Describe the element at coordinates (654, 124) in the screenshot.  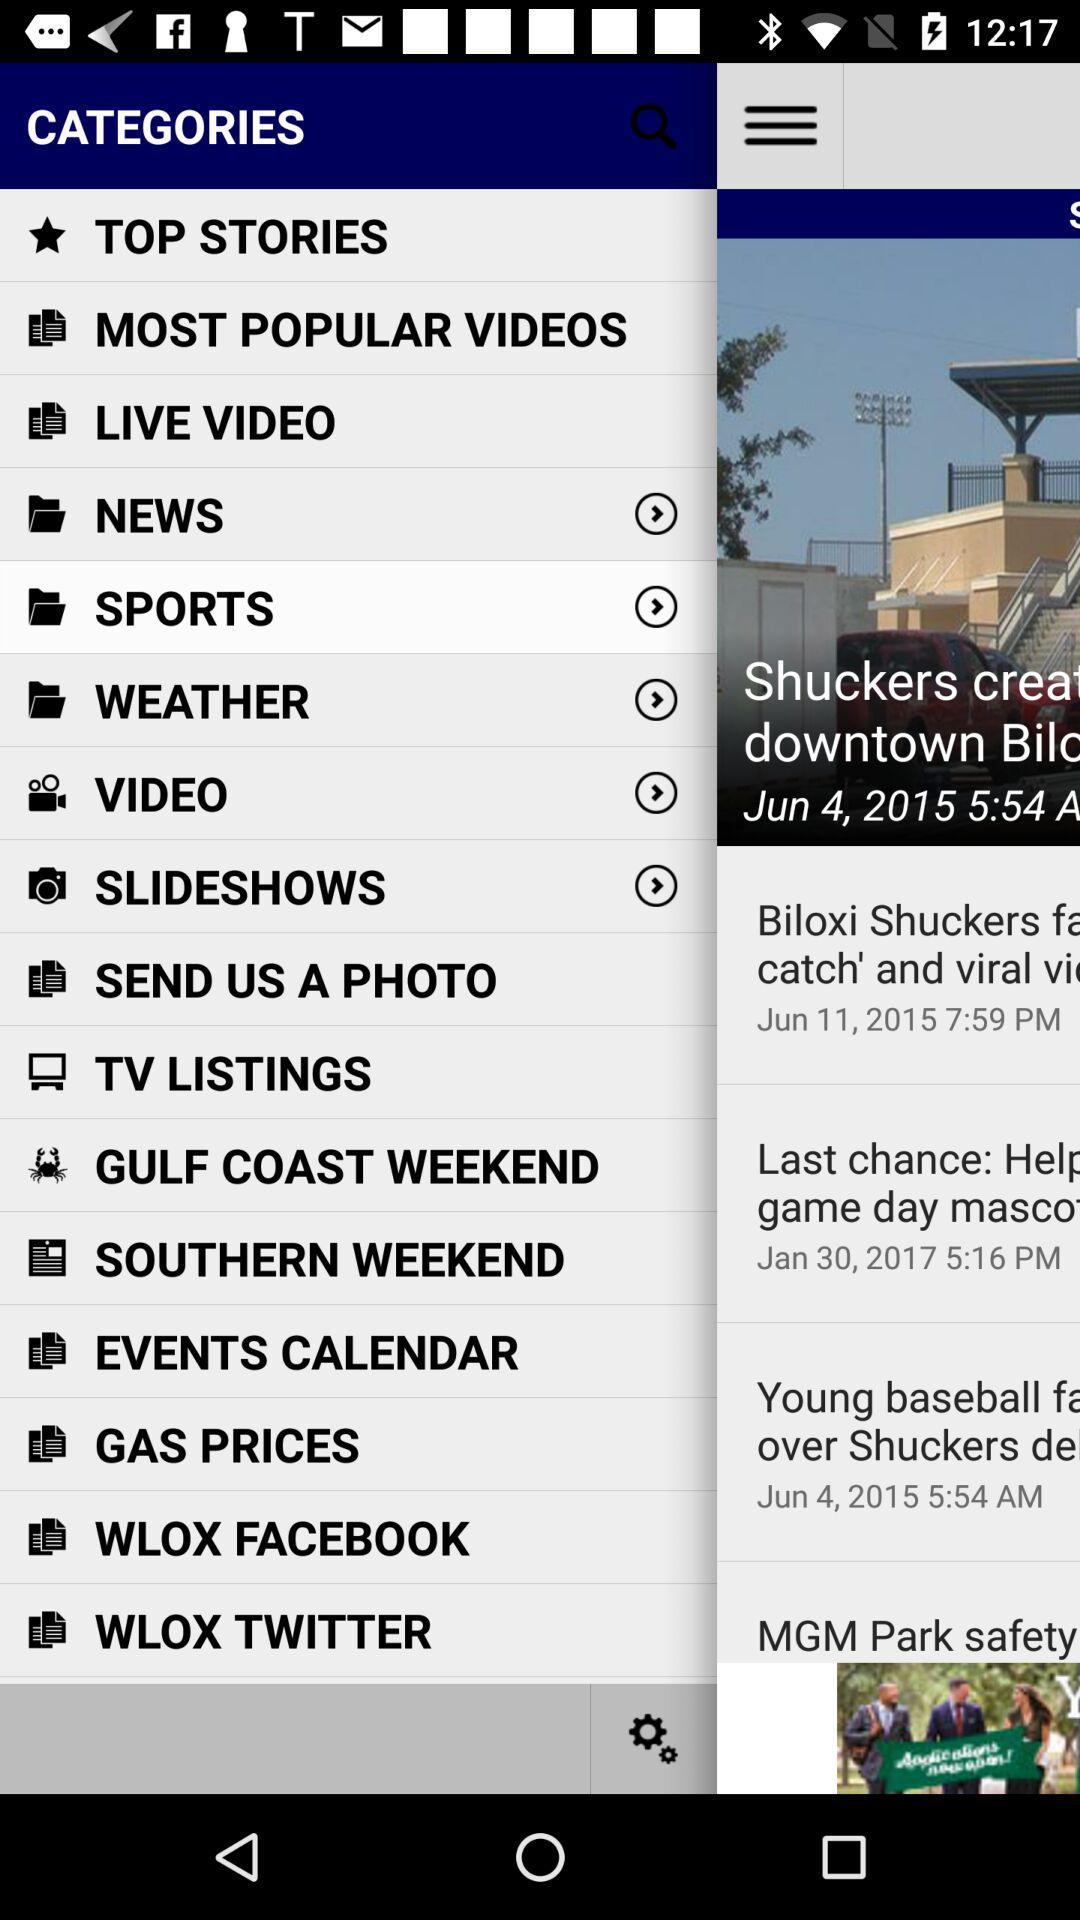
I see `the search icon` at that location.